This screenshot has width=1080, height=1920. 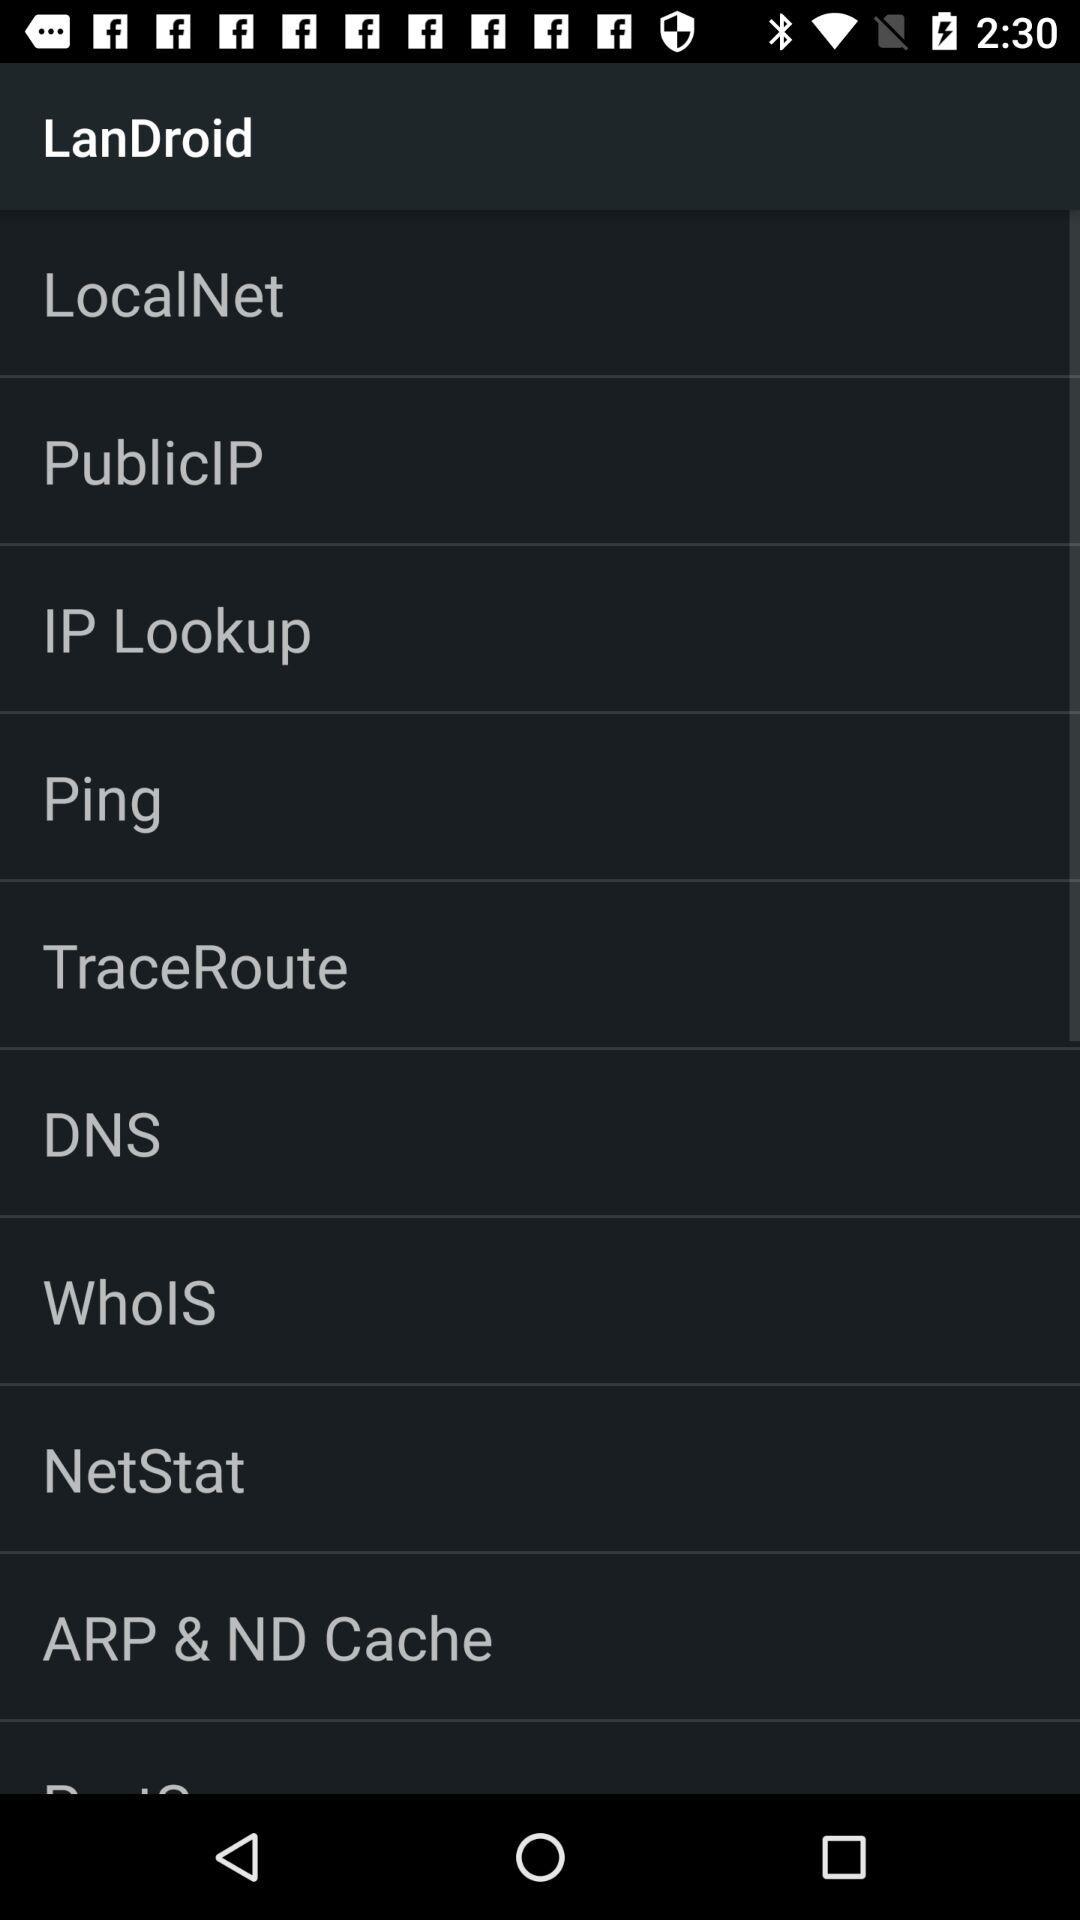 I want to click on the icon below the netstat item, so click(x=266, y=1636).